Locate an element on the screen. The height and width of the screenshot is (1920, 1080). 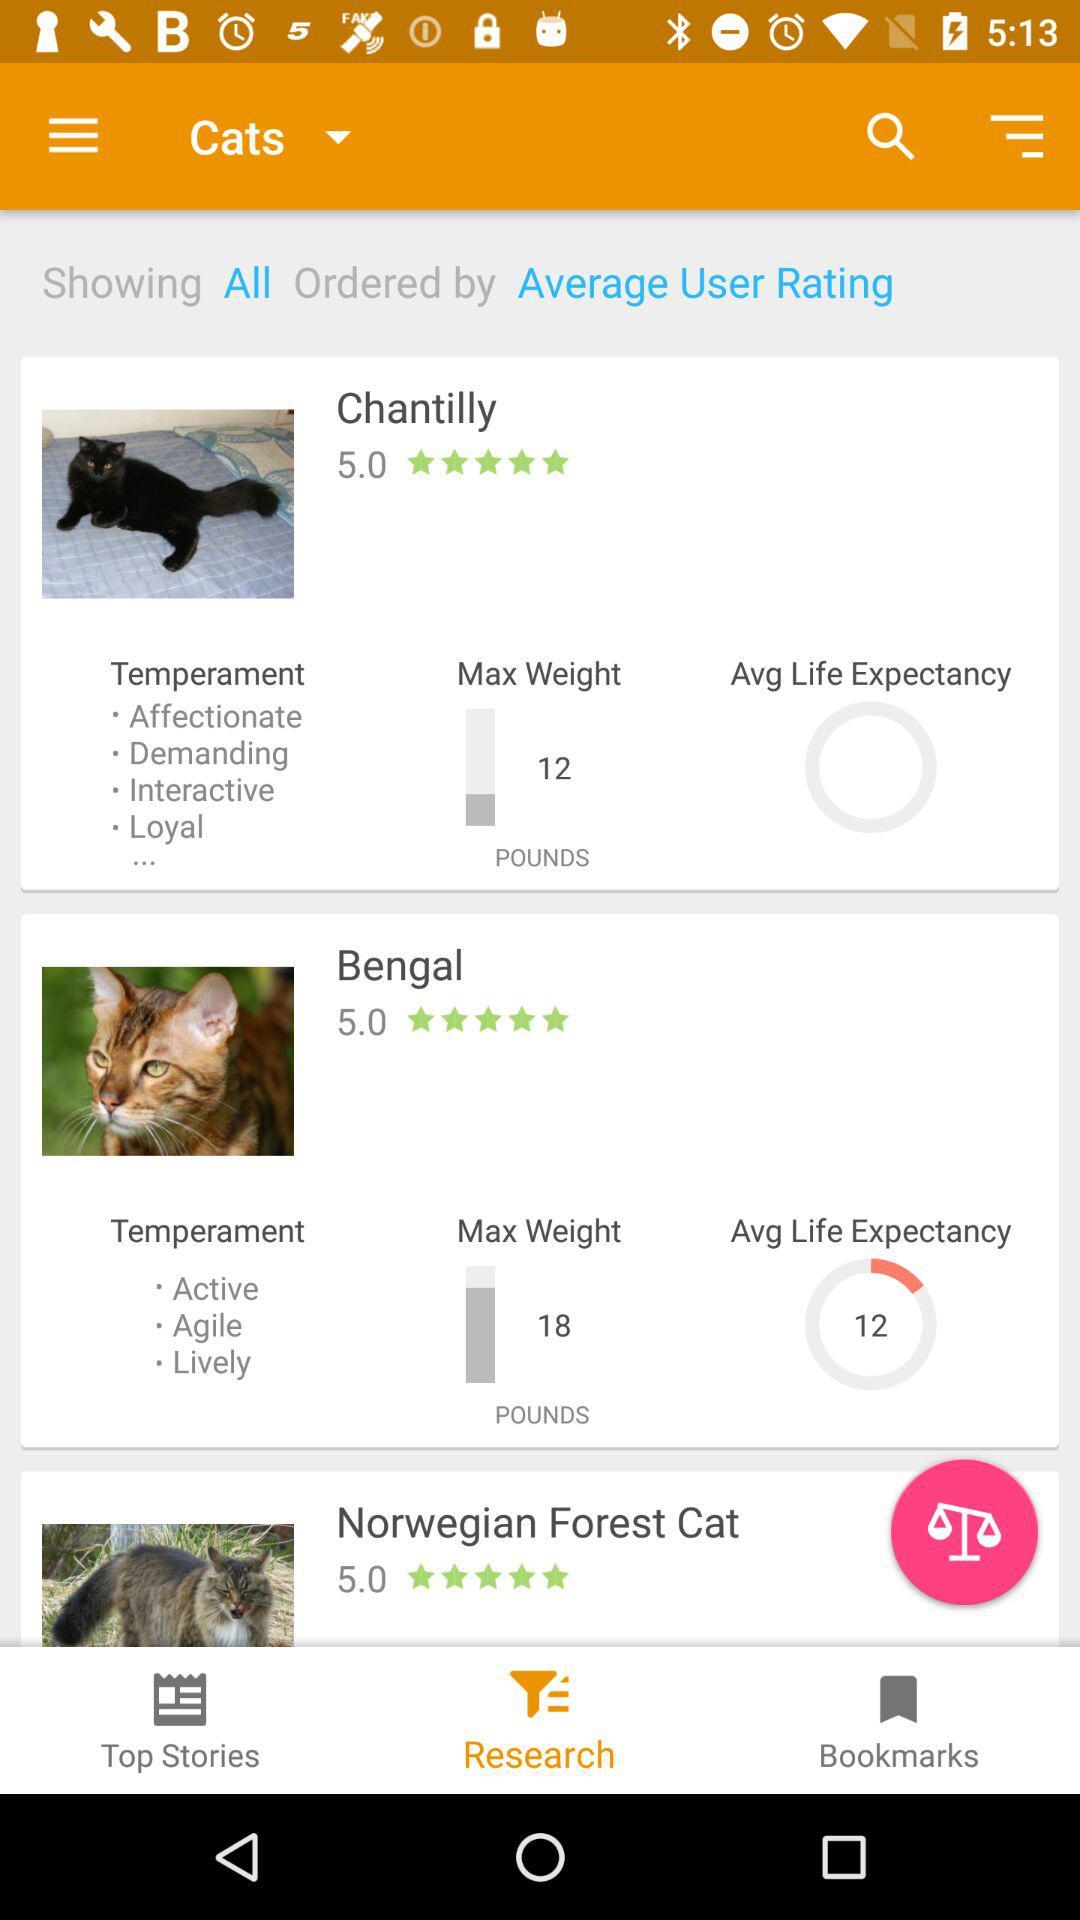
the icon next to the search icon is located at coordinates (1017, 136).